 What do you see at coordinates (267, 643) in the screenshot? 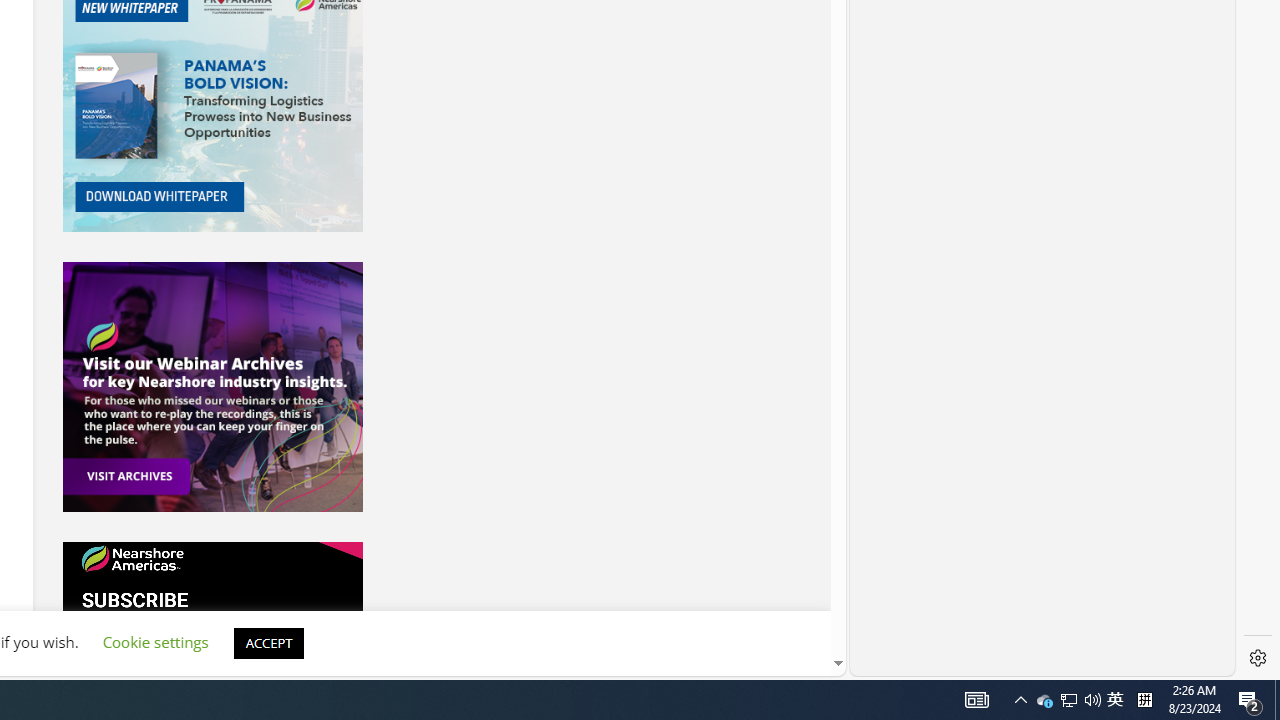
I see `'ACCEPT'` at bounding box center [267, 643].